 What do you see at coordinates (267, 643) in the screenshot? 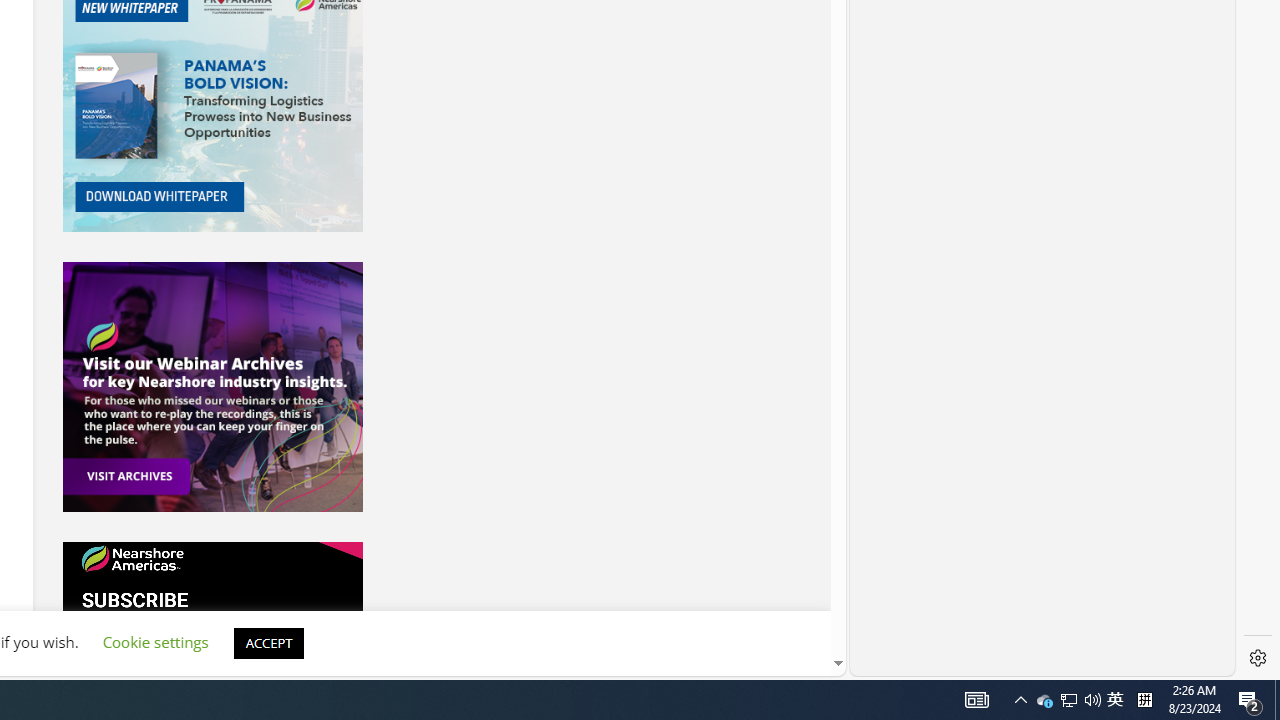
I see `'ACCEPT'` at bounding box center [267, 643].